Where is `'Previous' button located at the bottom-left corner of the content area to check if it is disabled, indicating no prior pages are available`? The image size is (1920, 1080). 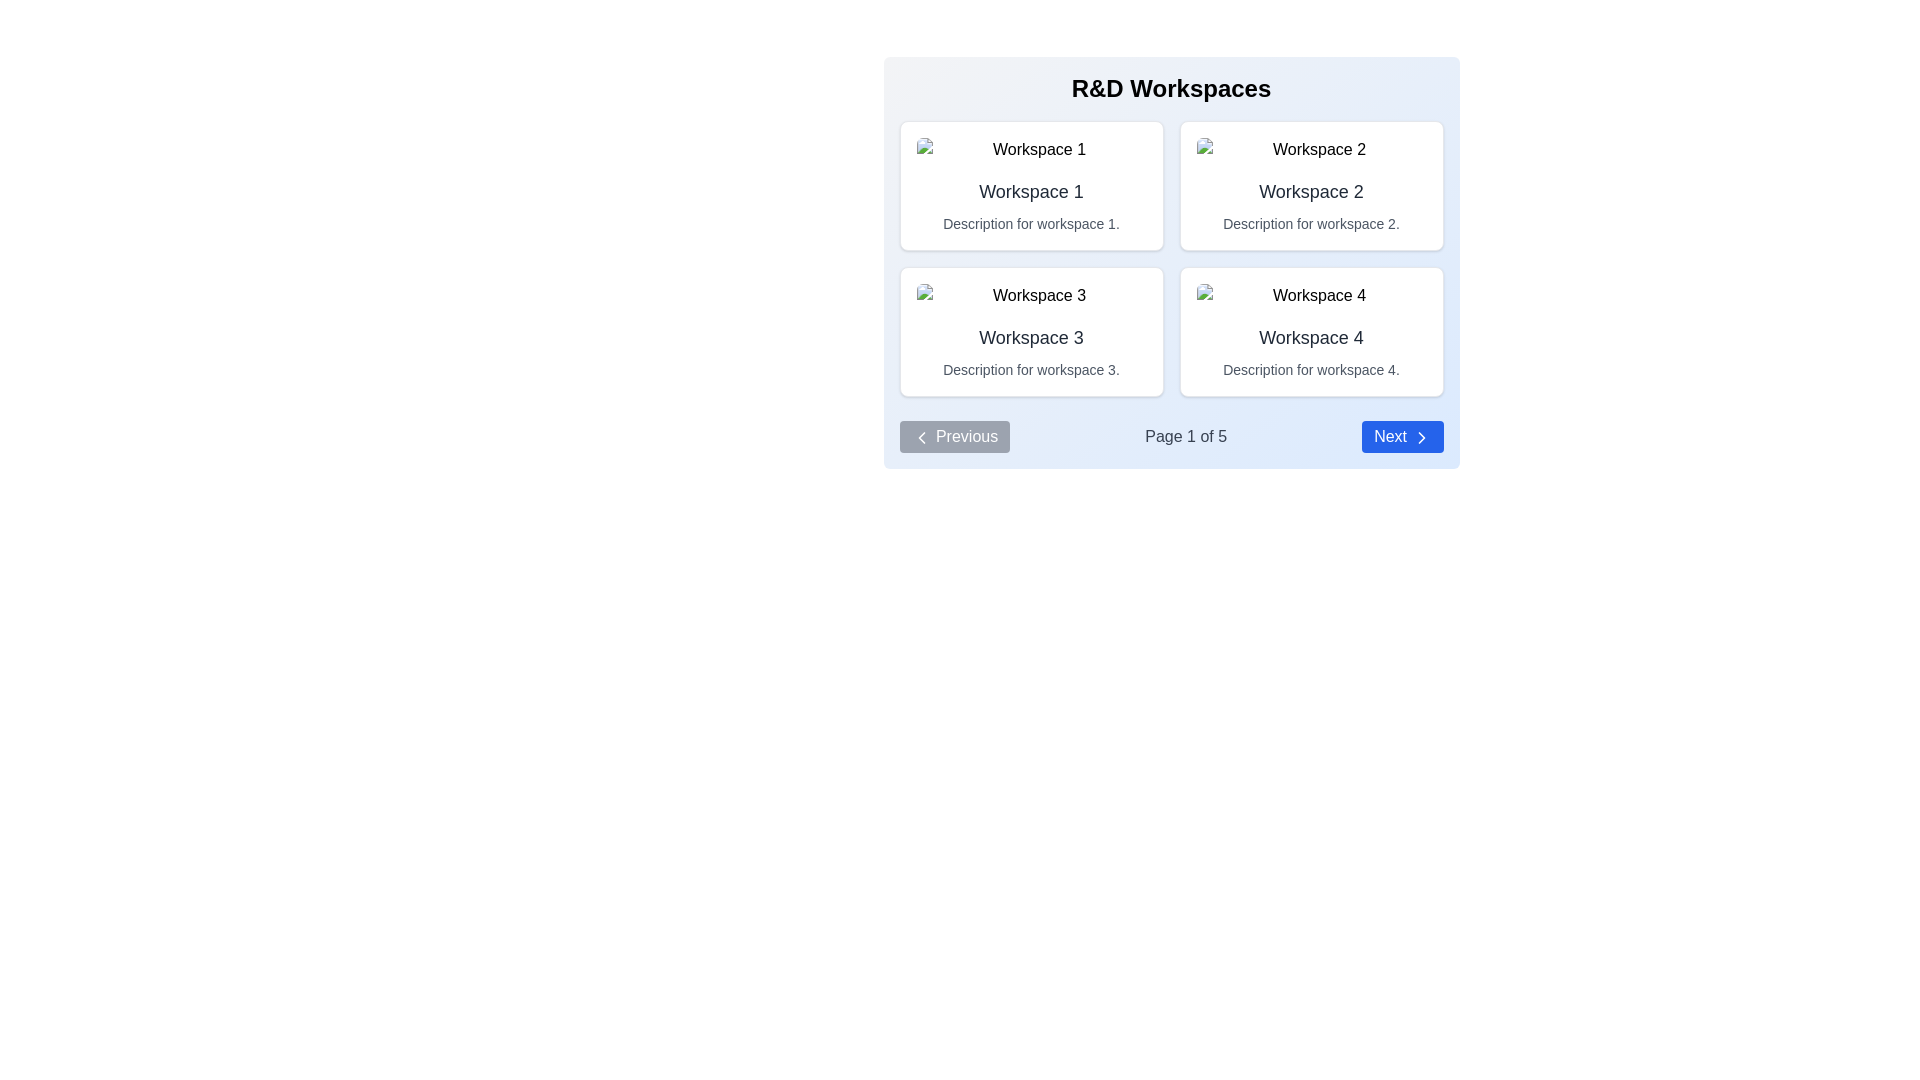 'Previous' button located at the bottom-left corner of the content area to check if it is disabled, indicating no prior pages are available is located at coordinates (953, 435).